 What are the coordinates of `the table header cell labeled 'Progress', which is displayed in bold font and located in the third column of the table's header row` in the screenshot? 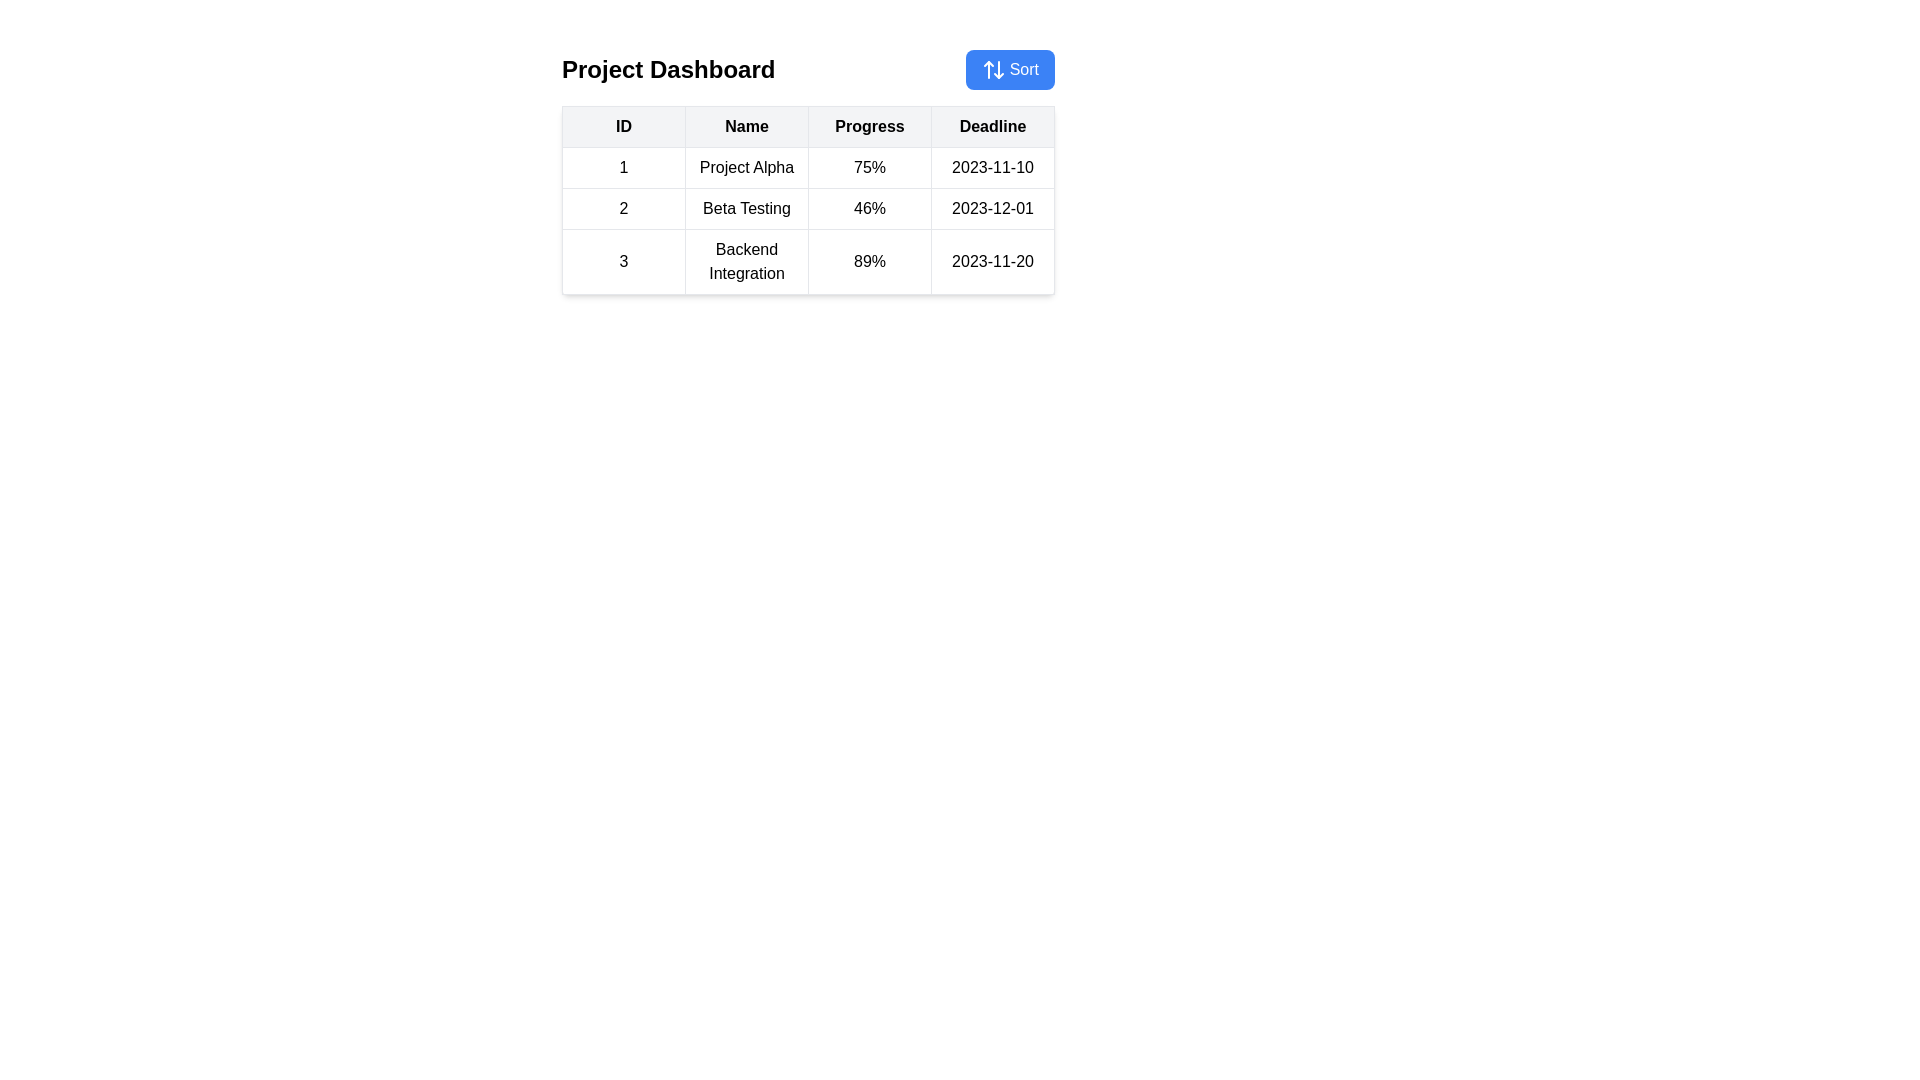 It's located at (869, 127).